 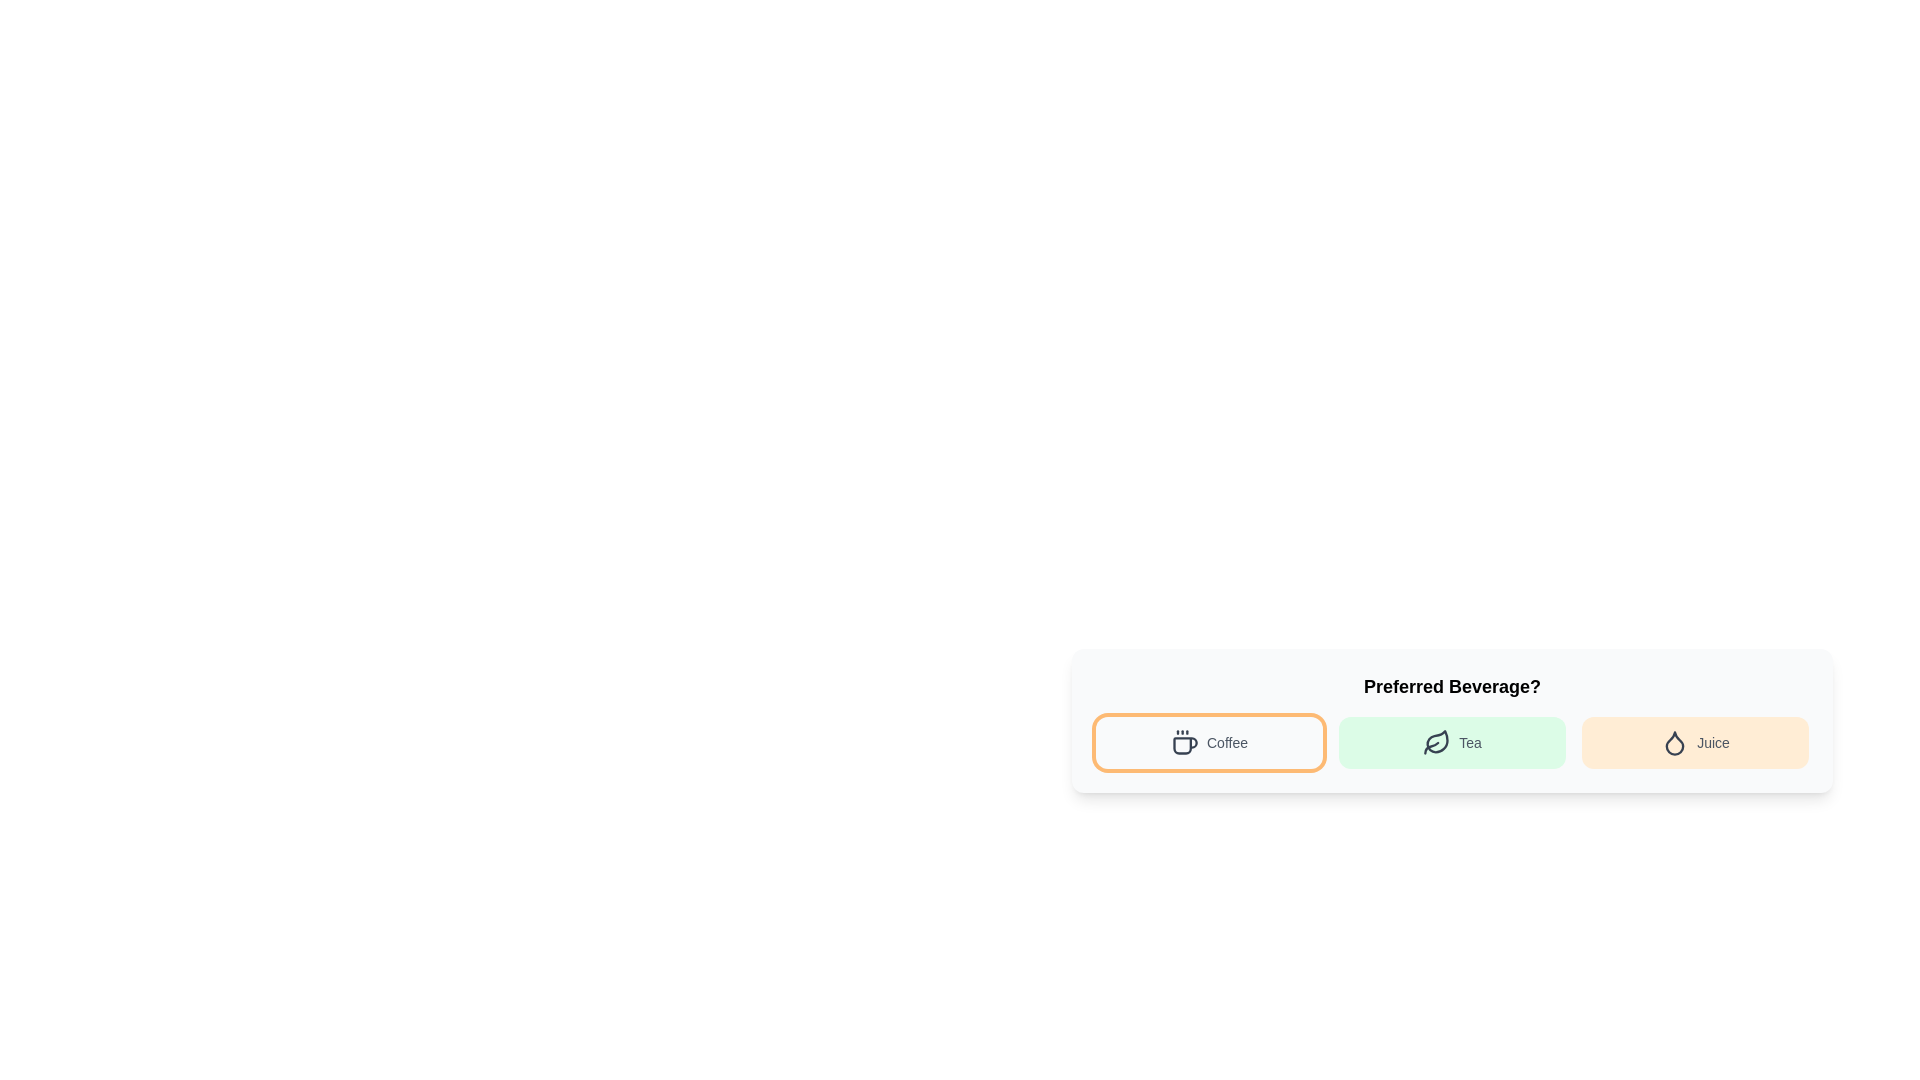 I want to click on the coffee cup icon, which is a simplistic gray SVG graphic with three dots above it, located next to the 'Coffee' label in the button-like component, so click(x=1185, y=743).